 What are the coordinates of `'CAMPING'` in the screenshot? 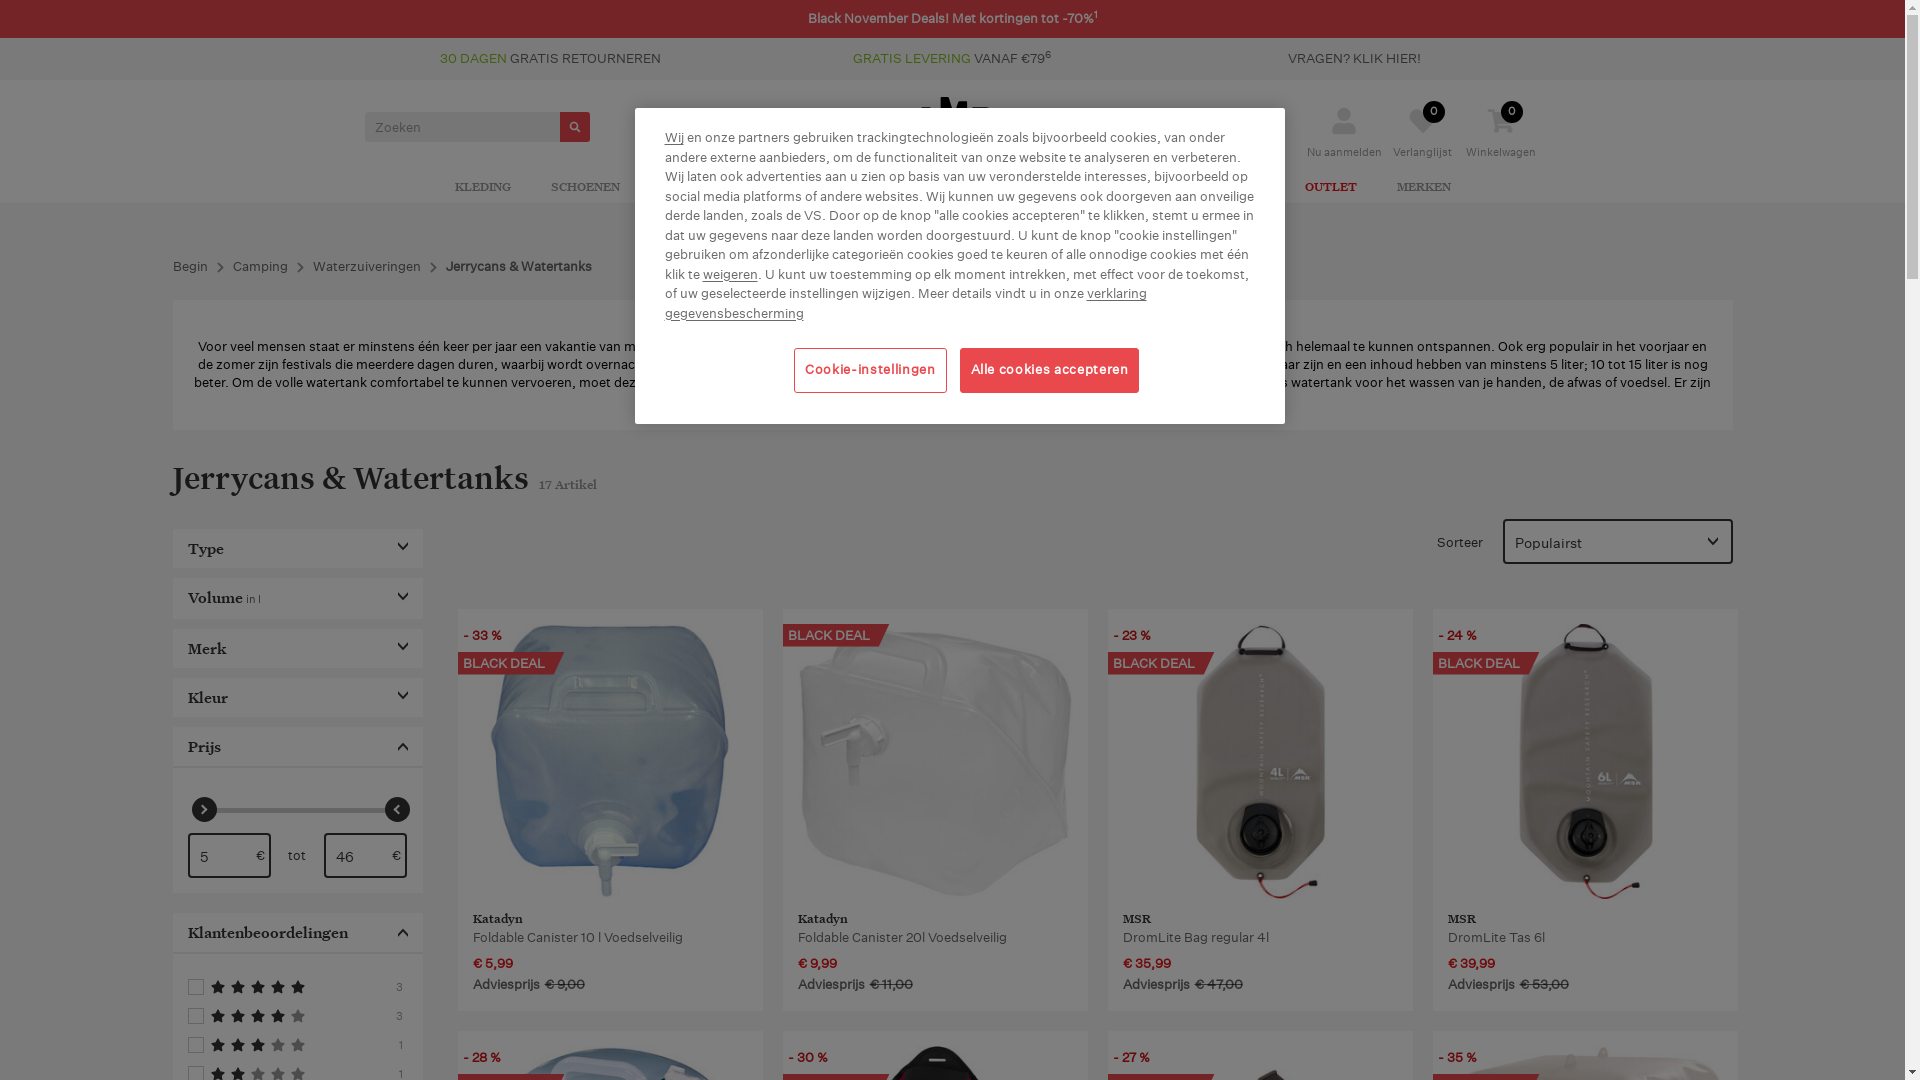 It's located at (806, 188).